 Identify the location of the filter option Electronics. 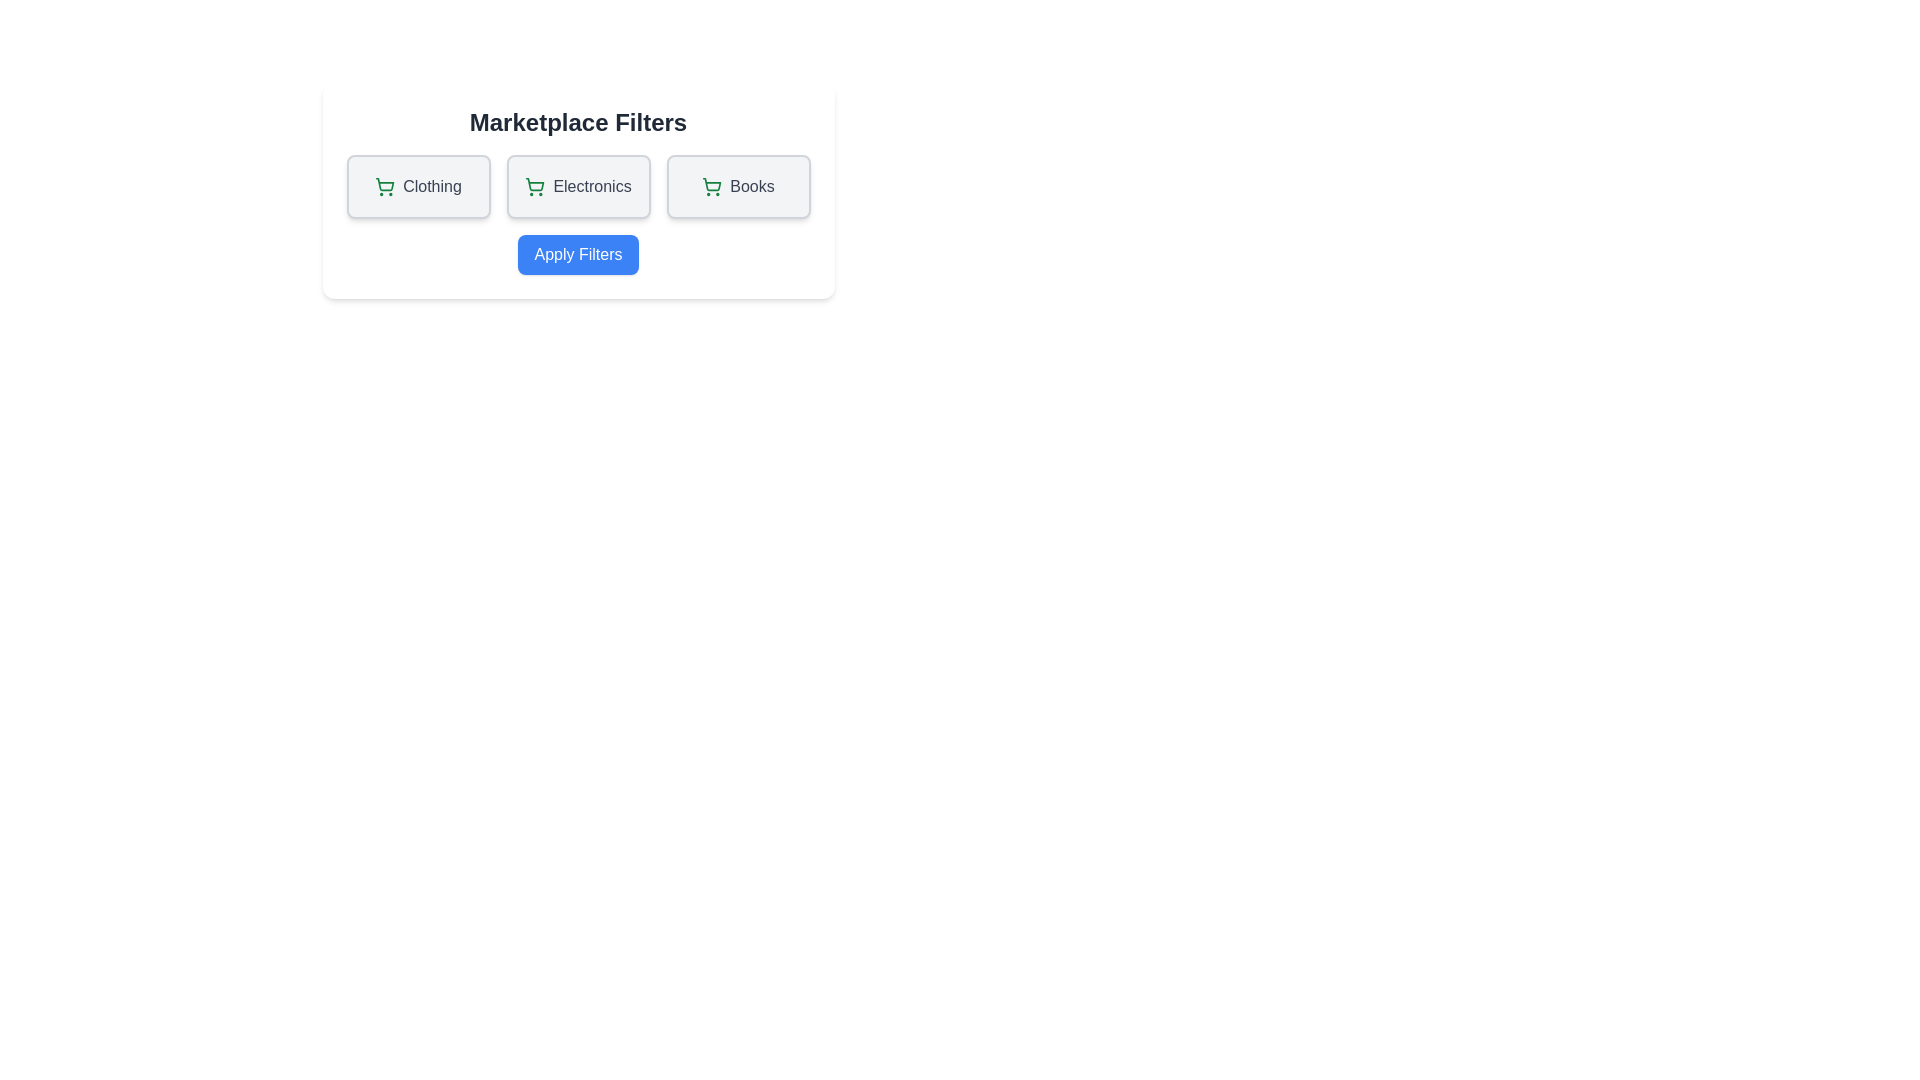
(577, 186).